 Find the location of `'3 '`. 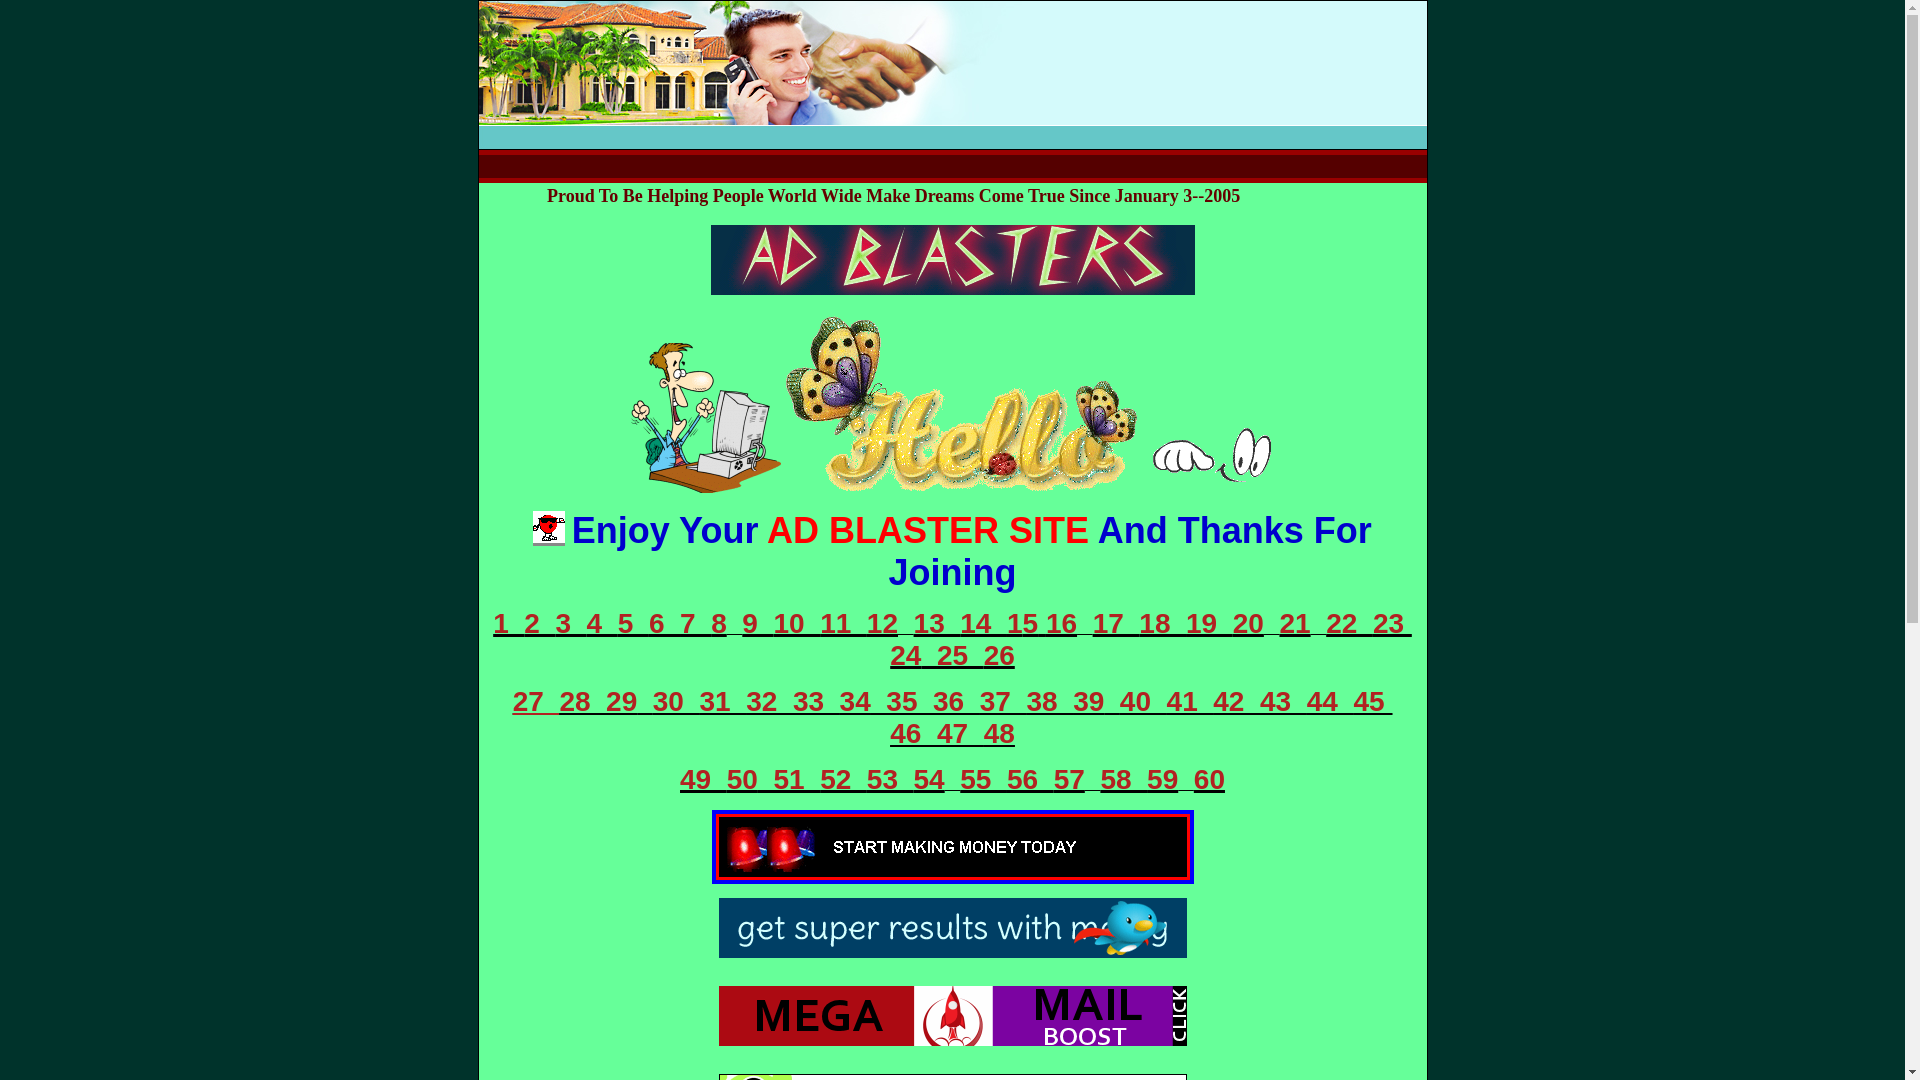

'3 ' is located at coordinates (569, 622).